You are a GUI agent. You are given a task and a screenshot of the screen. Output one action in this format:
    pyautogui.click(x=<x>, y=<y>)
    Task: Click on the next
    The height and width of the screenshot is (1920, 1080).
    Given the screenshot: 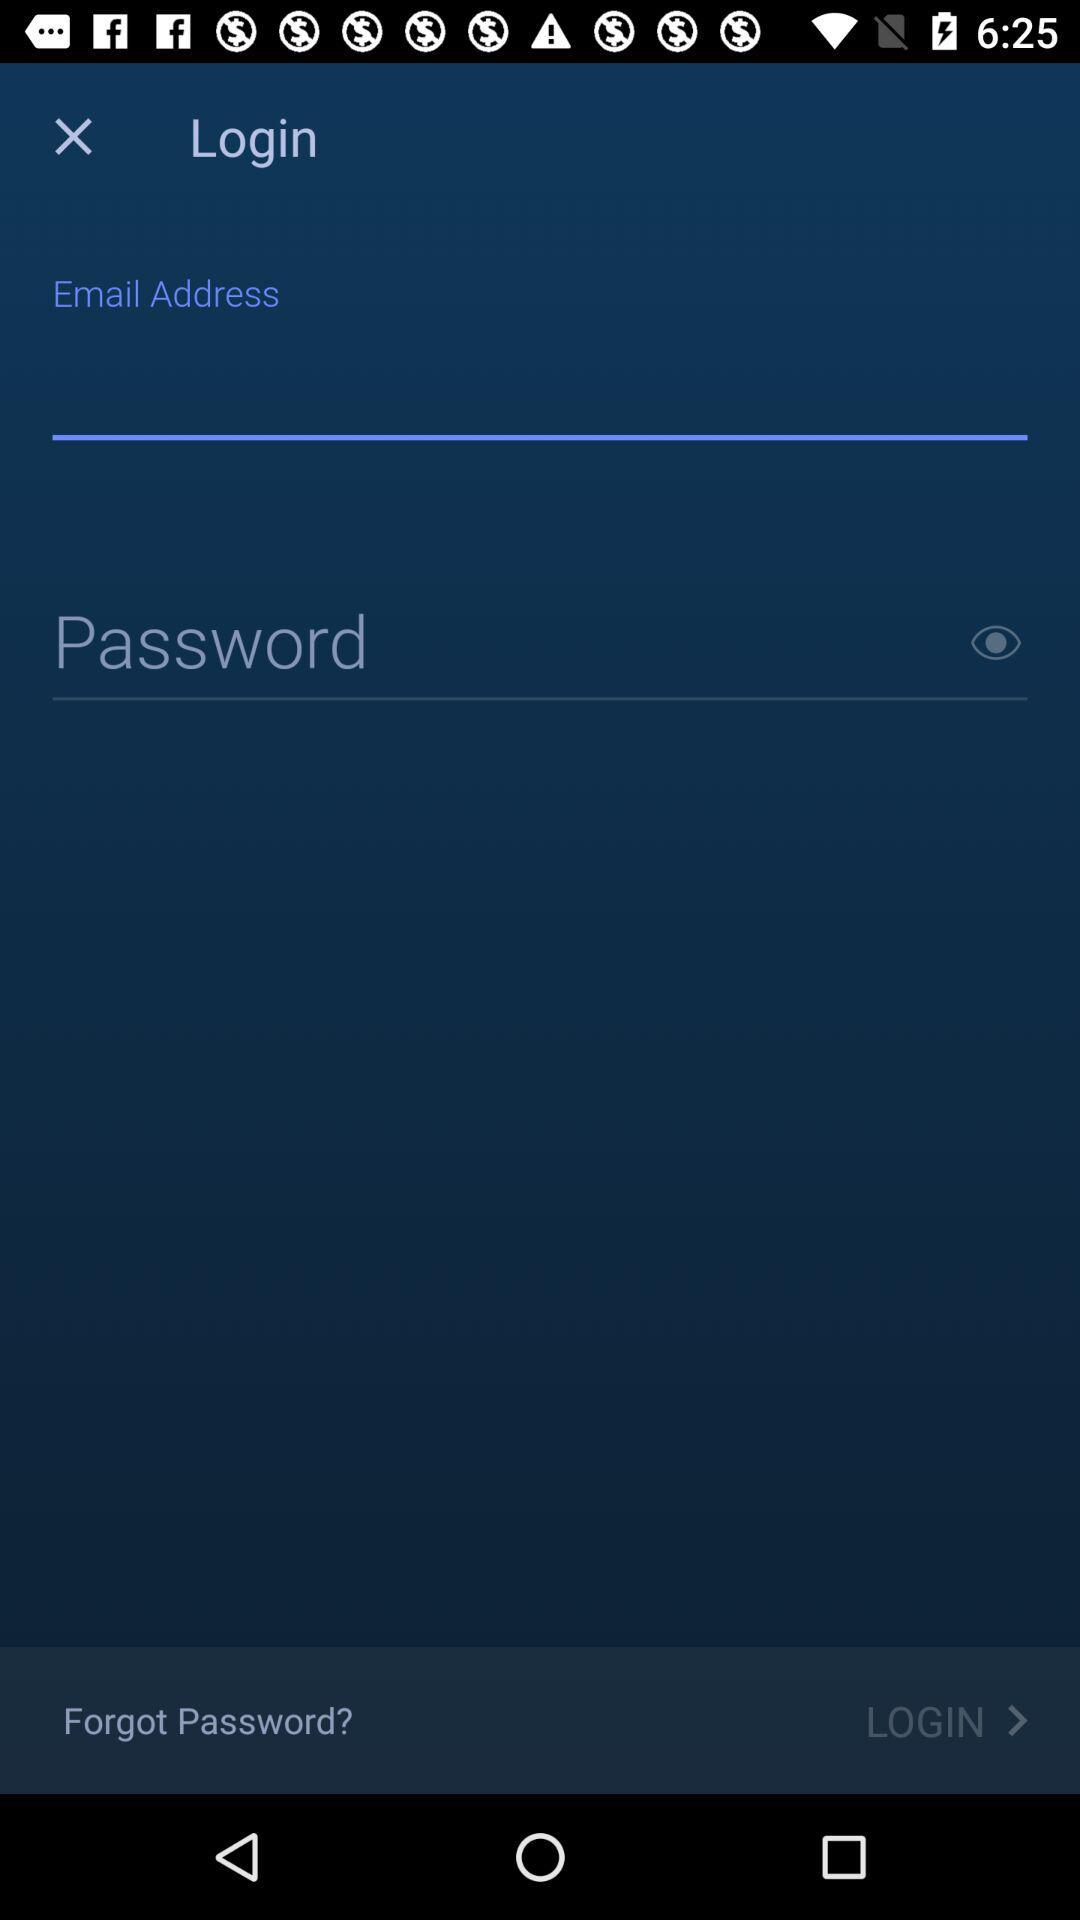 What is the action you would take?
    pyautogui.click(x=995, y=642)
    